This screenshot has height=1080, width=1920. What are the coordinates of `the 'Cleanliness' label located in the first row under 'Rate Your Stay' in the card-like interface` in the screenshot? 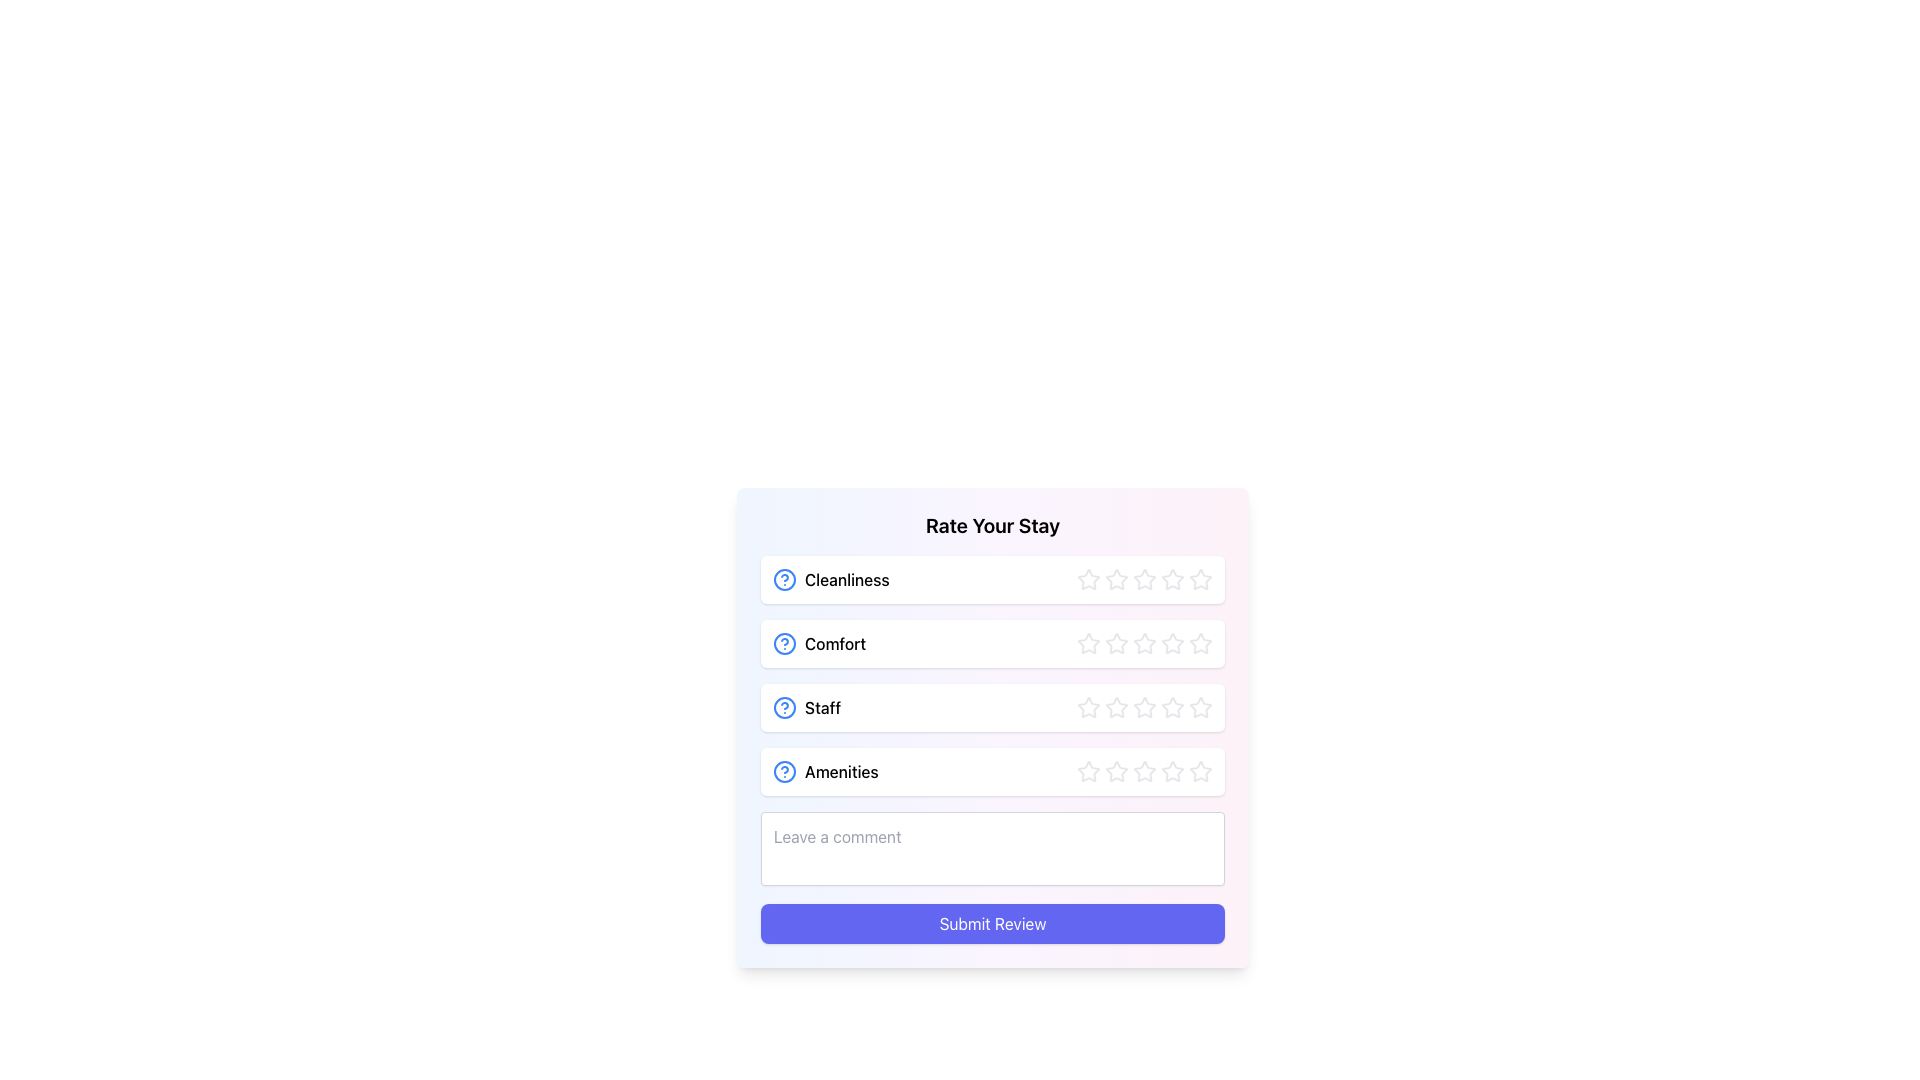 It's located at (847, 579).